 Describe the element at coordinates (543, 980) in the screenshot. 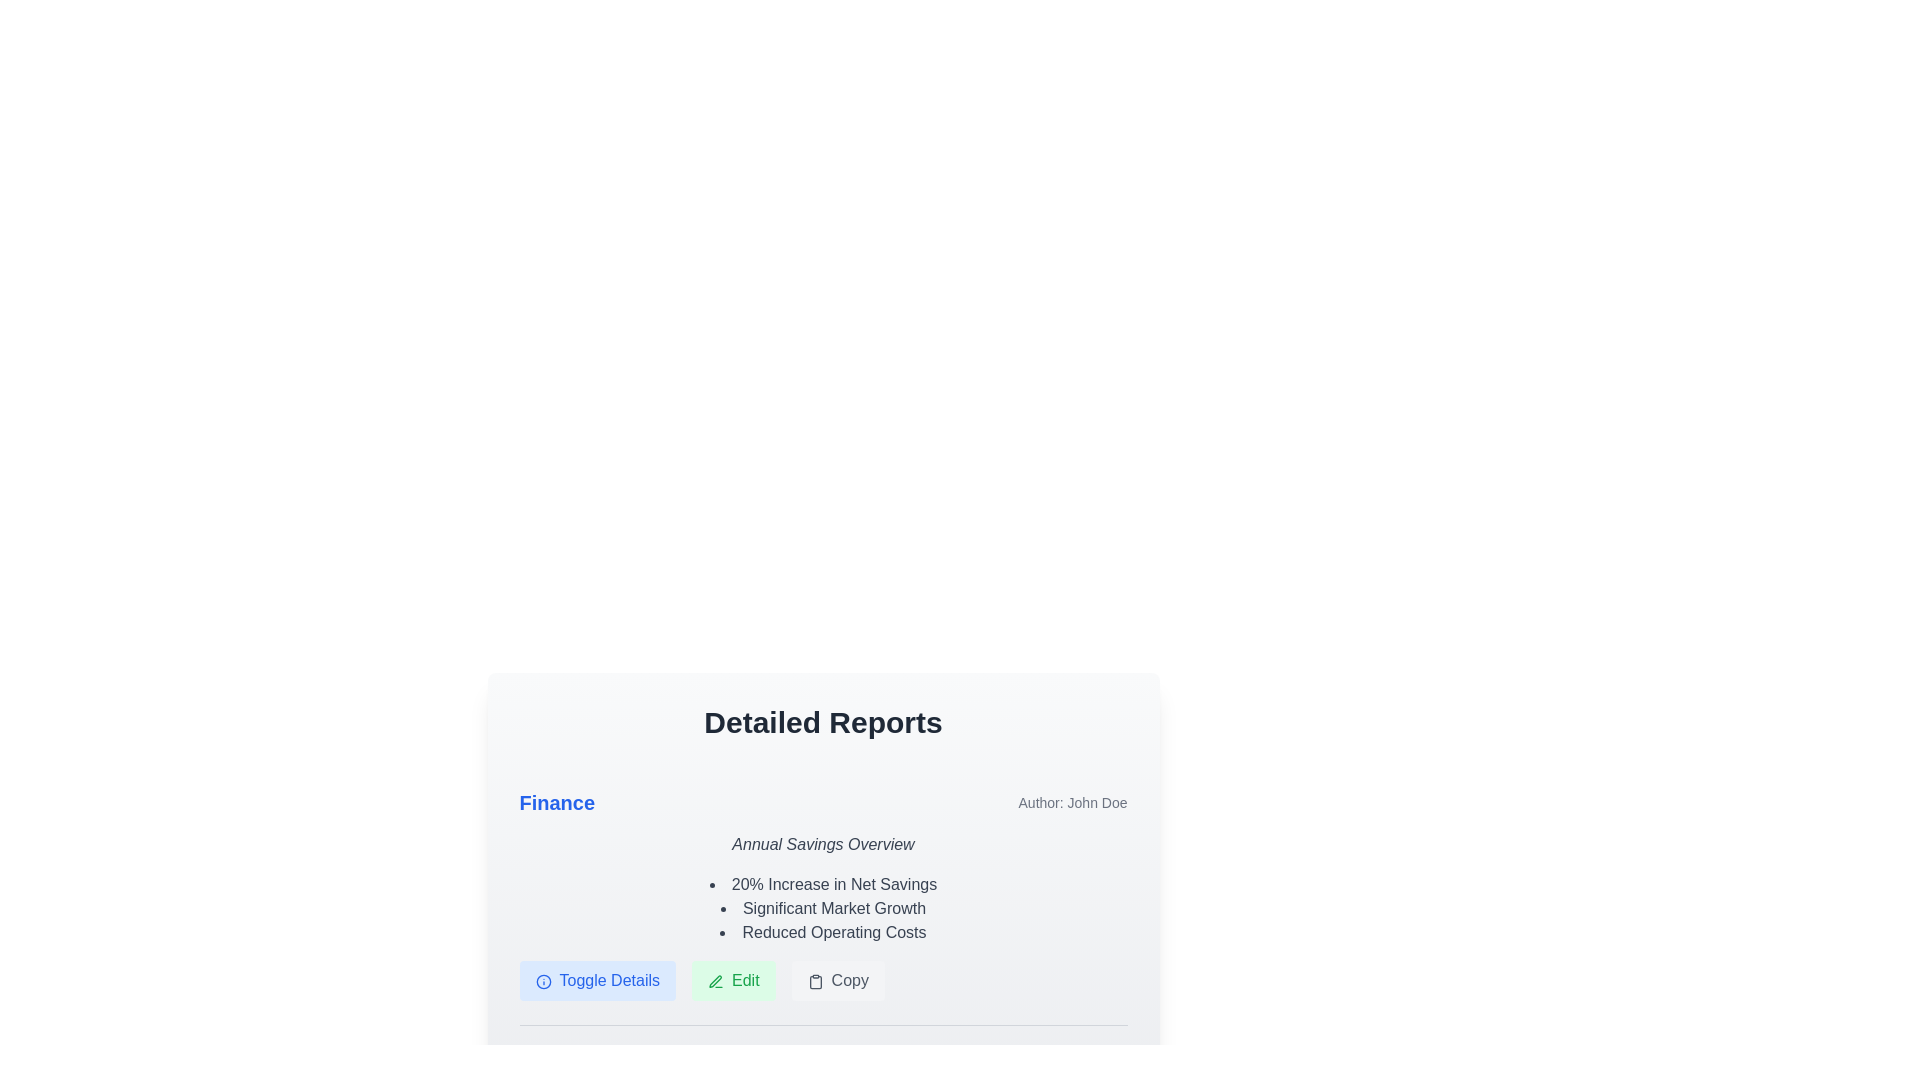

I see `the 'info' icon within the 'Toggle Details' button, which is styled with a circular border and a letter 'i' inside, located prominently on the left side of the button group beneath the 'Detailed Reports' section` at that location.